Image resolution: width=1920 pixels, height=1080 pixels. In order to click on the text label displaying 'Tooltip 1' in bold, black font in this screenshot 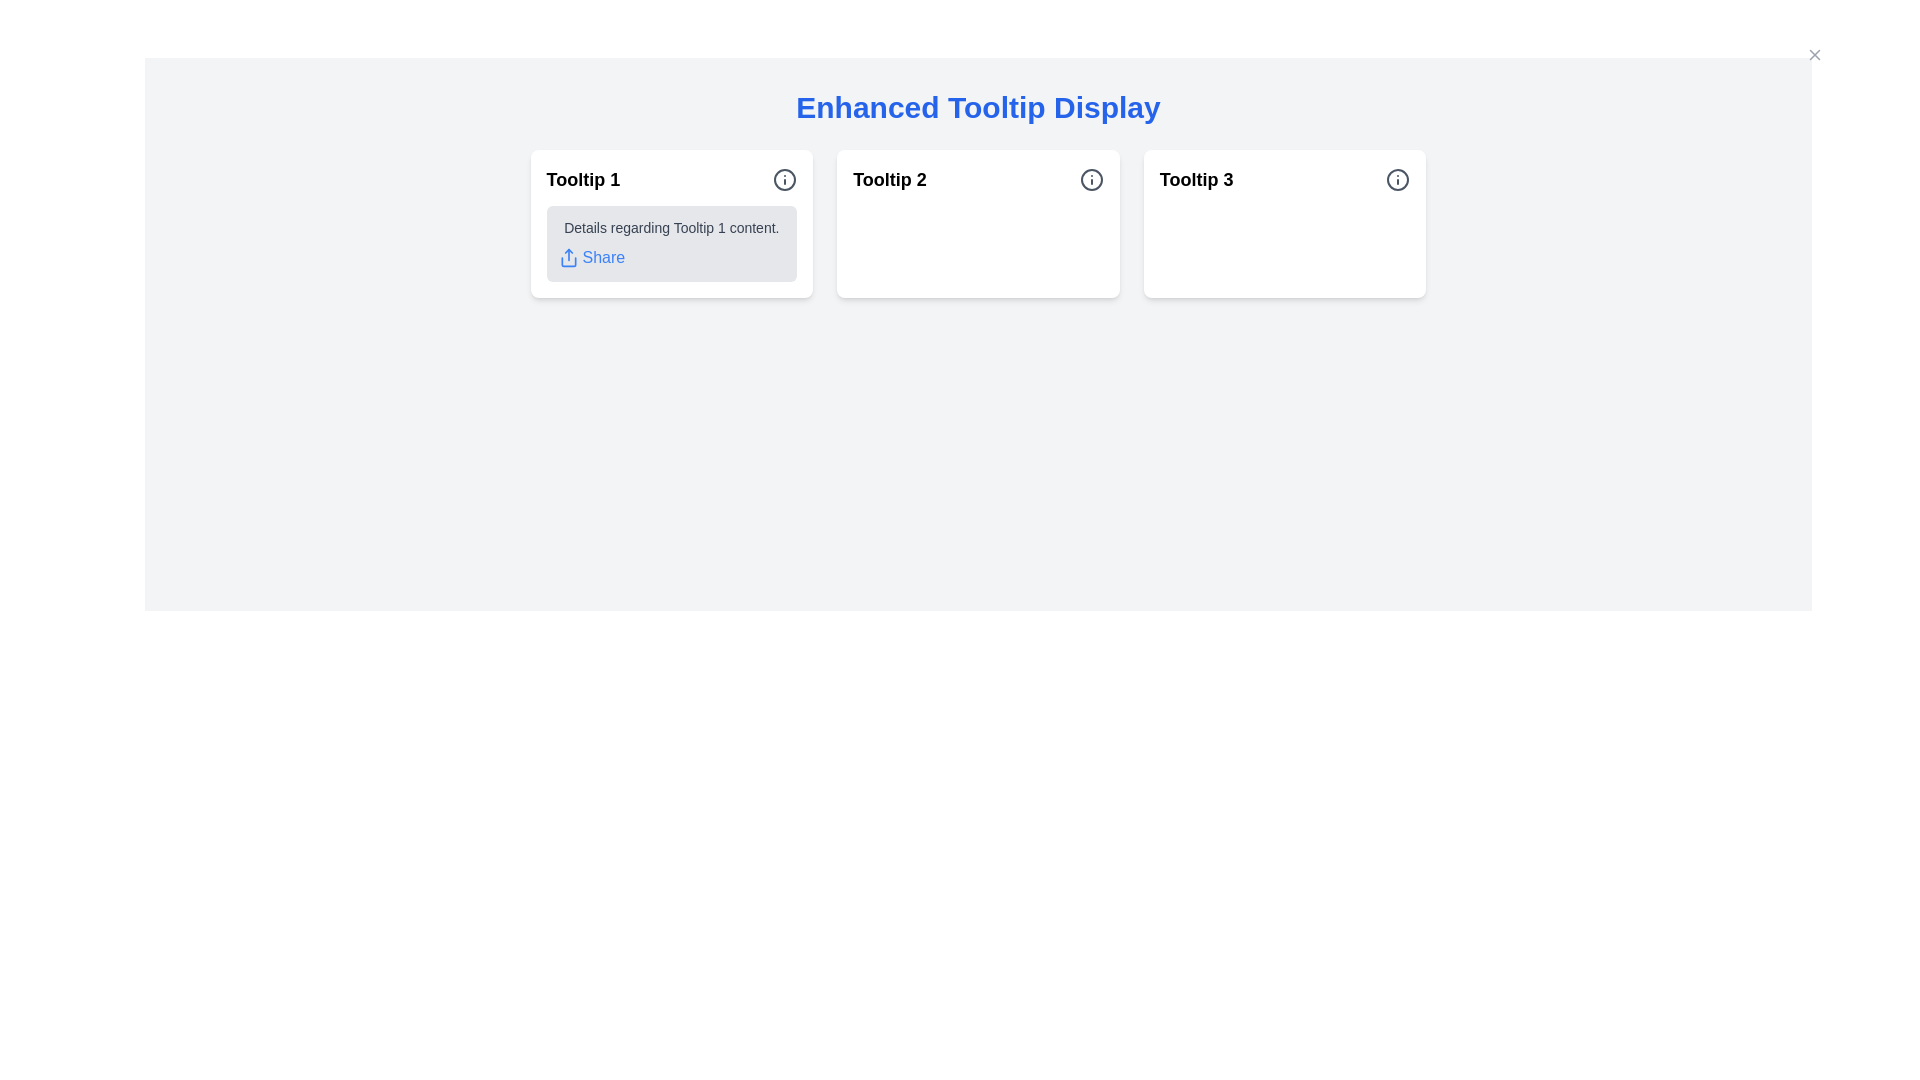, I will do `click(582, 180)`.